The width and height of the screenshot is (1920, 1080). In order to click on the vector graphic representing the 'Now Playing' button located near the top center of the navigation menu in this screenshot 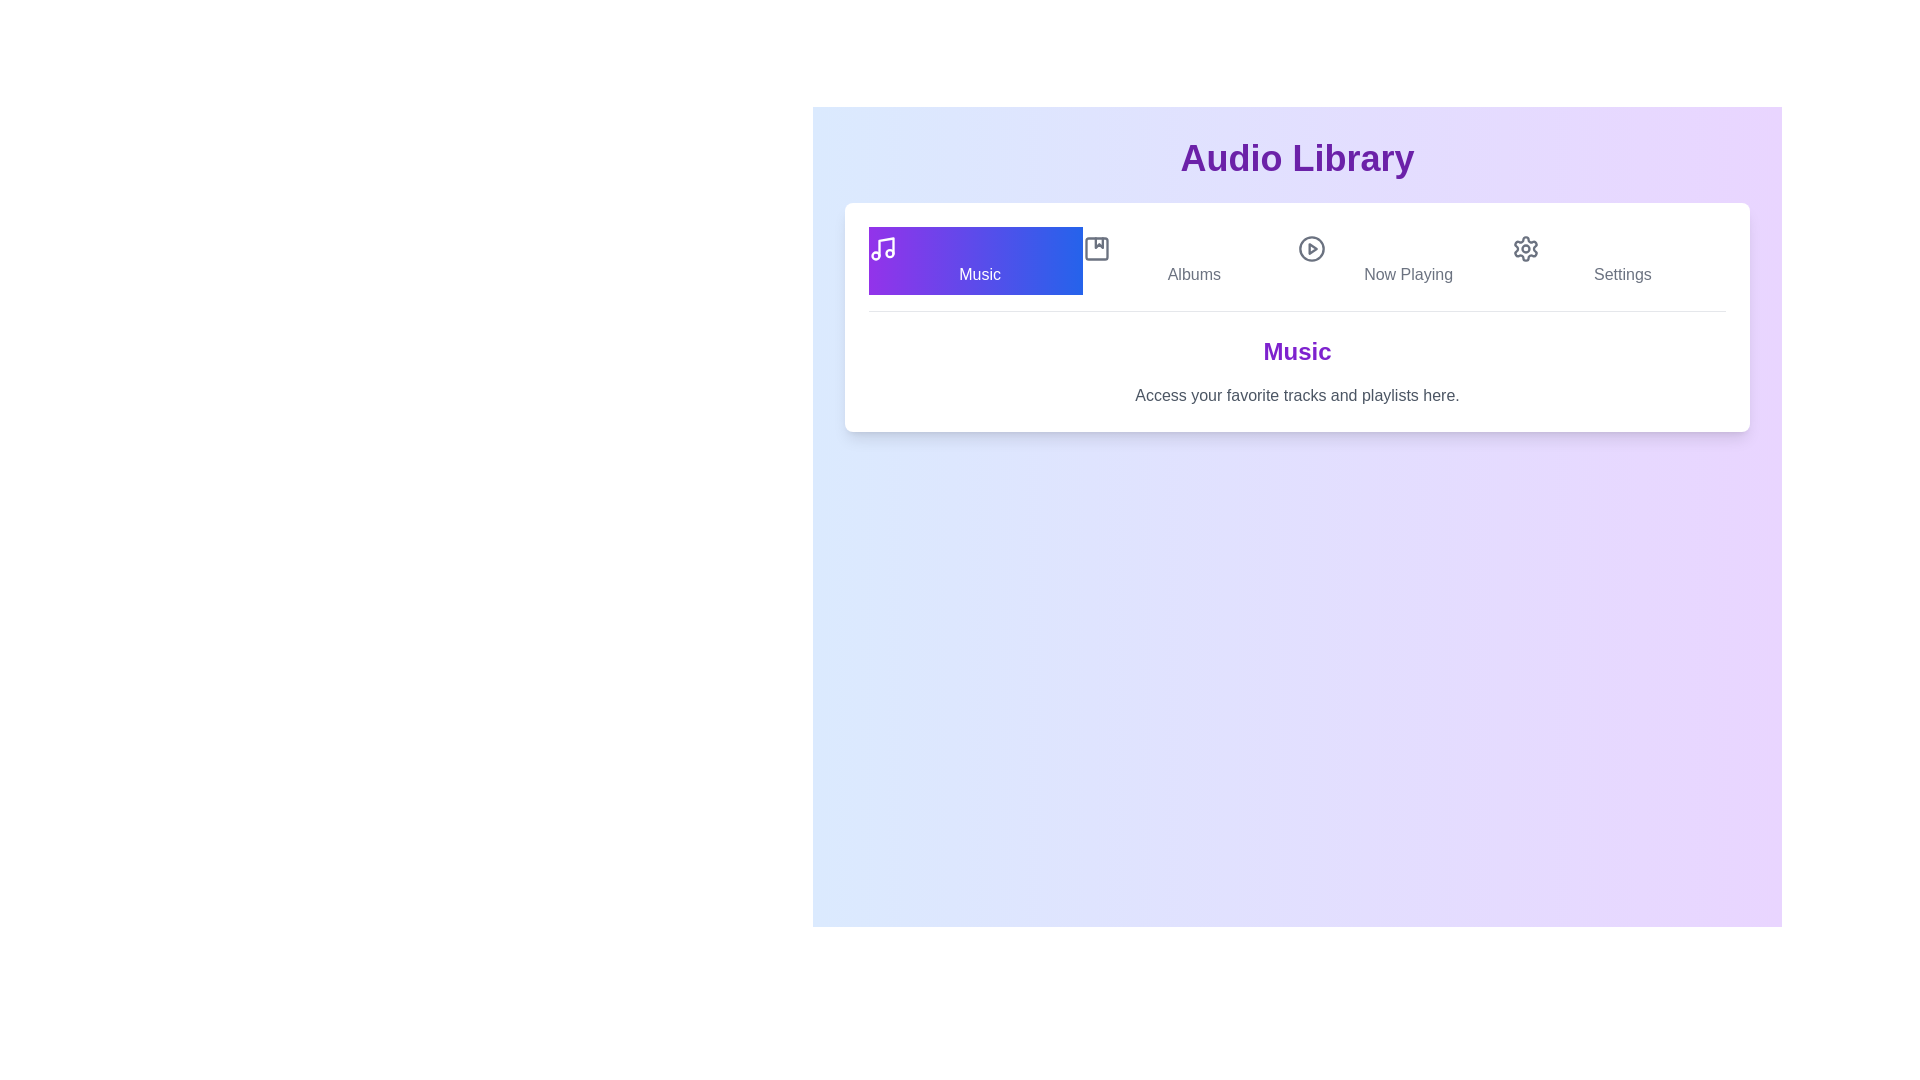, I will do `click(1311, 248)`.